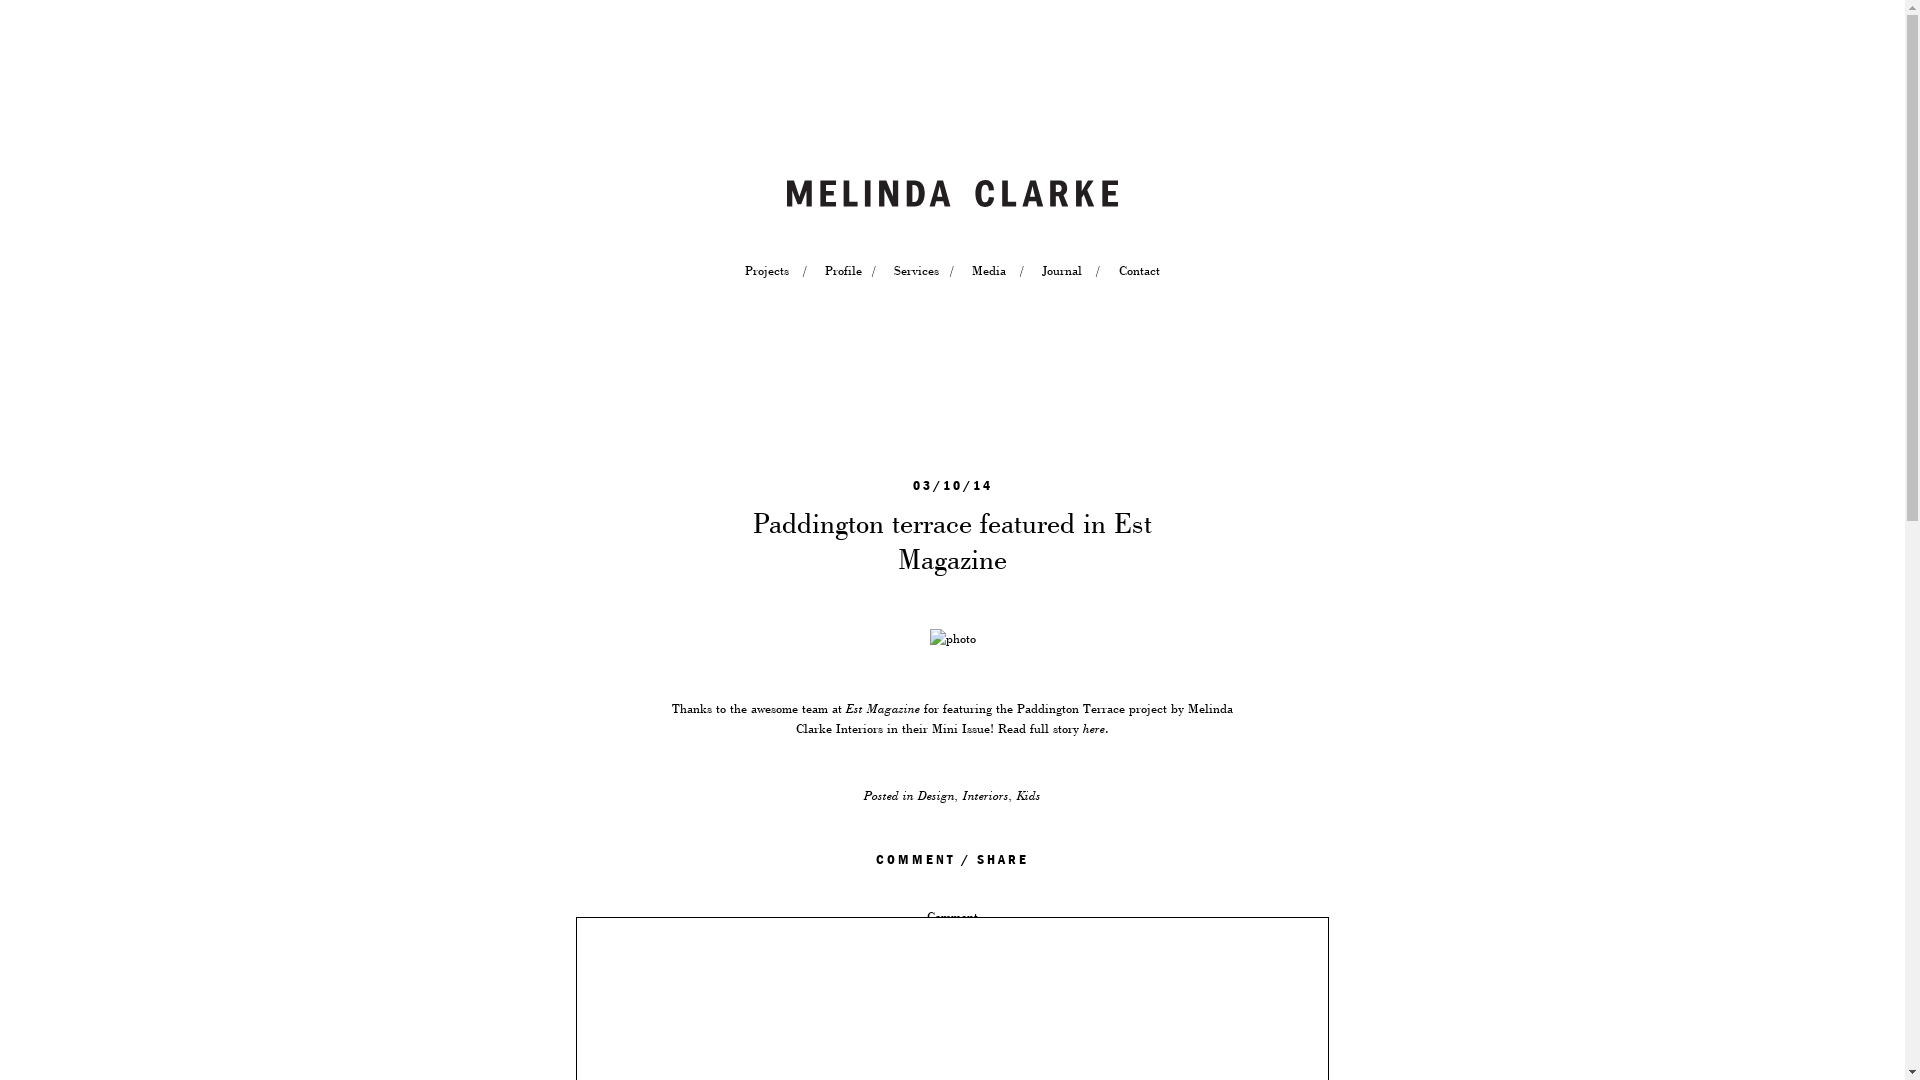 This screenshot has height=1080, width=1920. What do you see at coordinates (841, 270) in the screenshot?
I see `'Profile'` at bounding box center [841, 270].